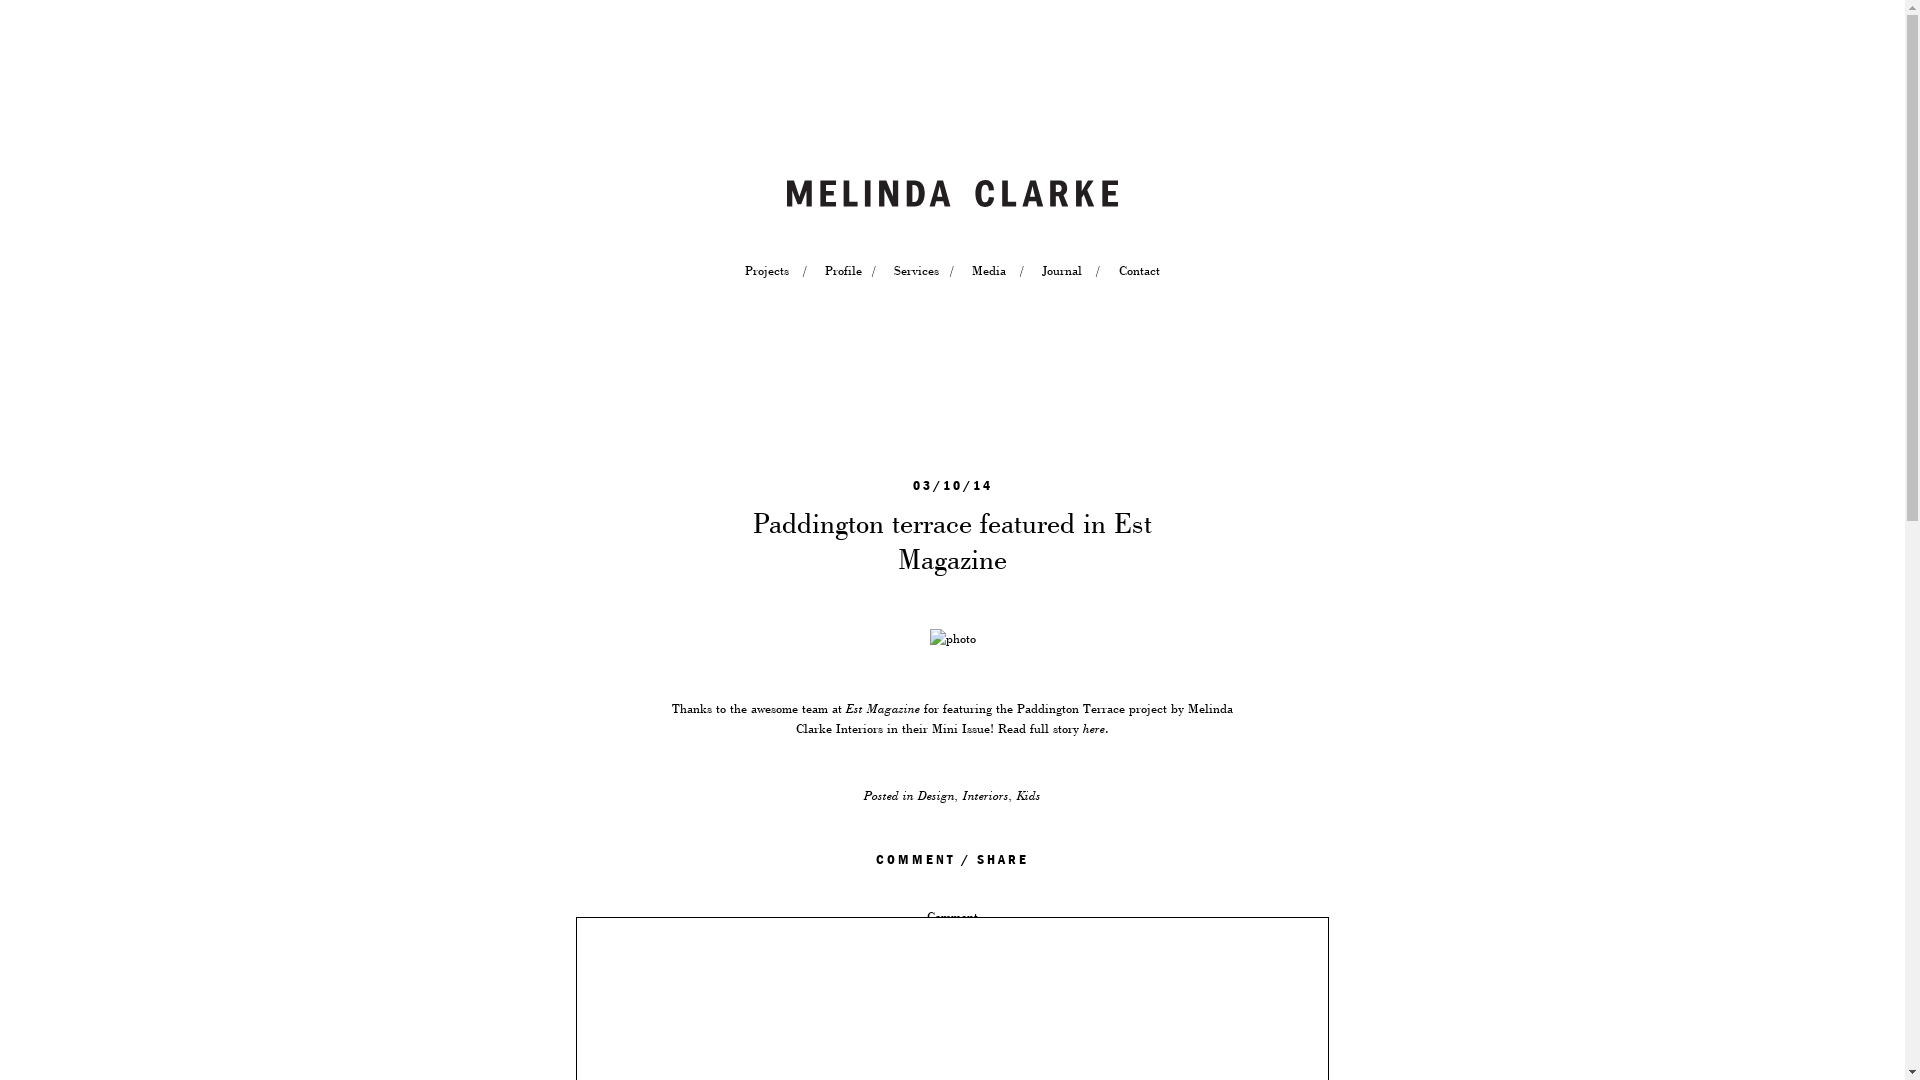 This screenshot has height=1080, width=1920. What do you see at coordinates (841, 270) in the screenshot?
I see `'Profile'` at bounding box center [841, 270].